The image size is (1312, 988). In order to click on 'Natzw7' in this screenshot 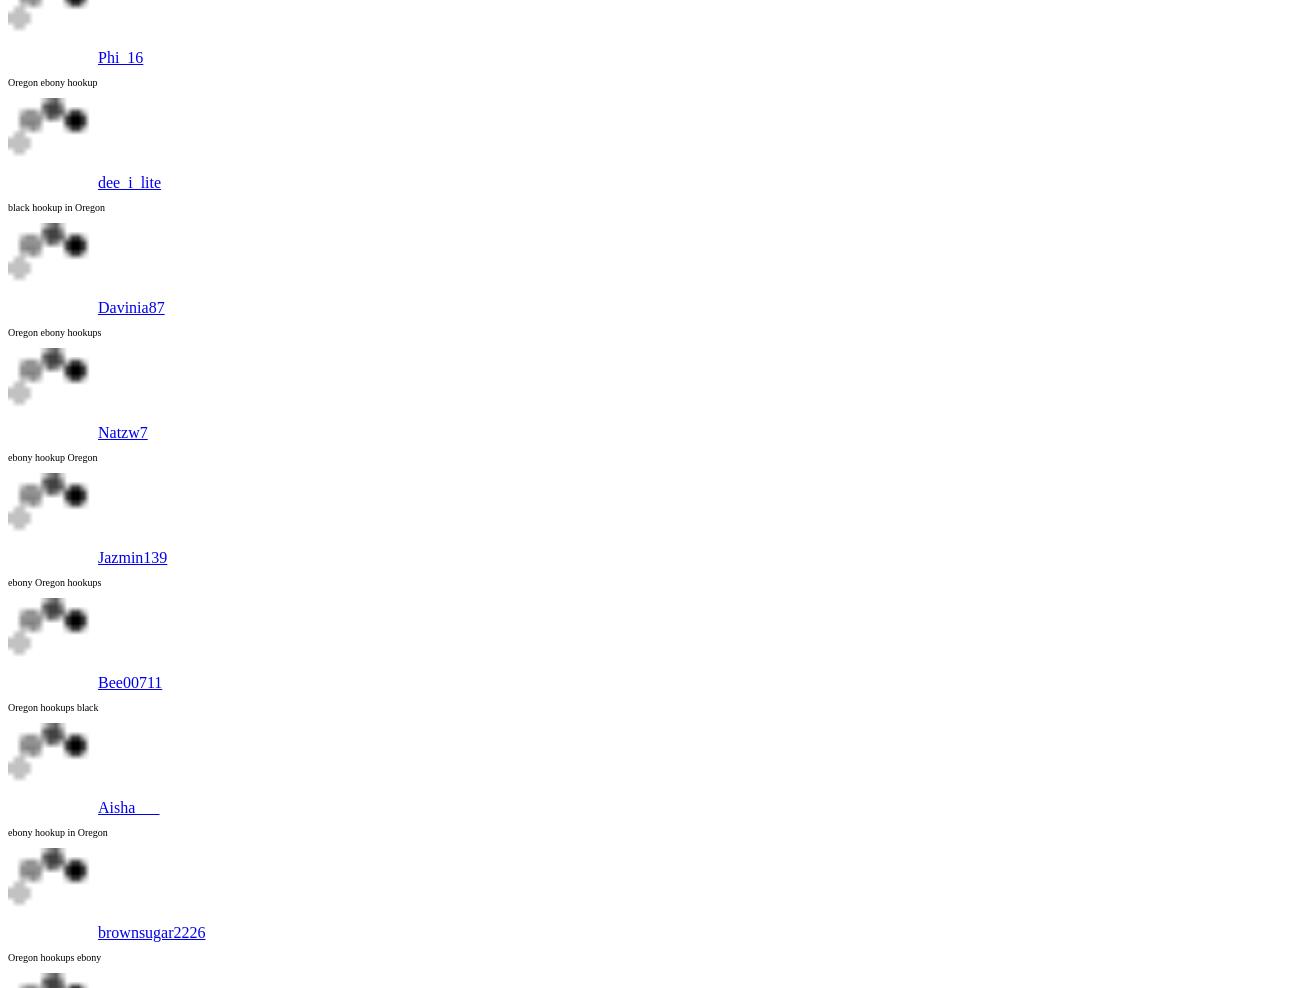, I will do `click(122, 431)`.